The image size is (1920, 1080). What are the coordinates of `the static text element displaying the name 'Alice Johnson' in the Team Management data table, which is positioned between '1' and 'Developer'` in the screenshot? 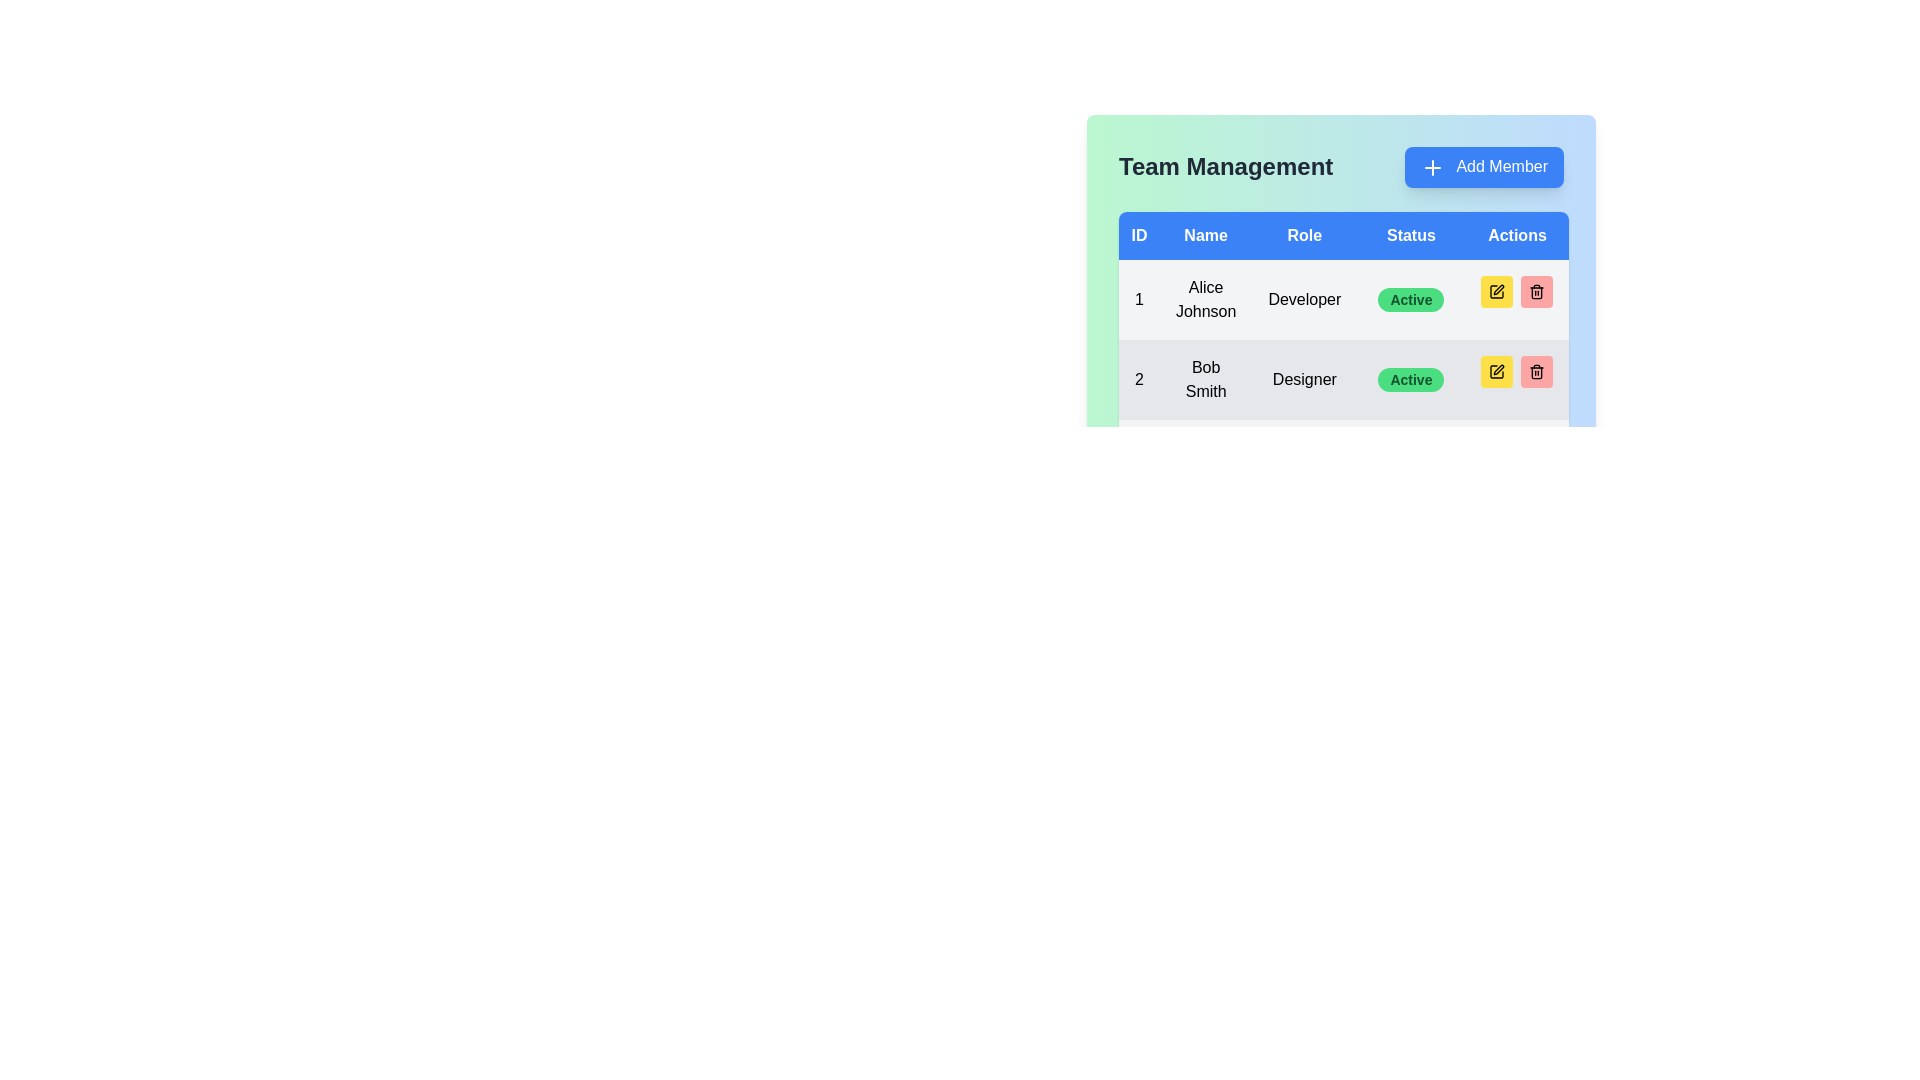 It's located at (1205, 299).